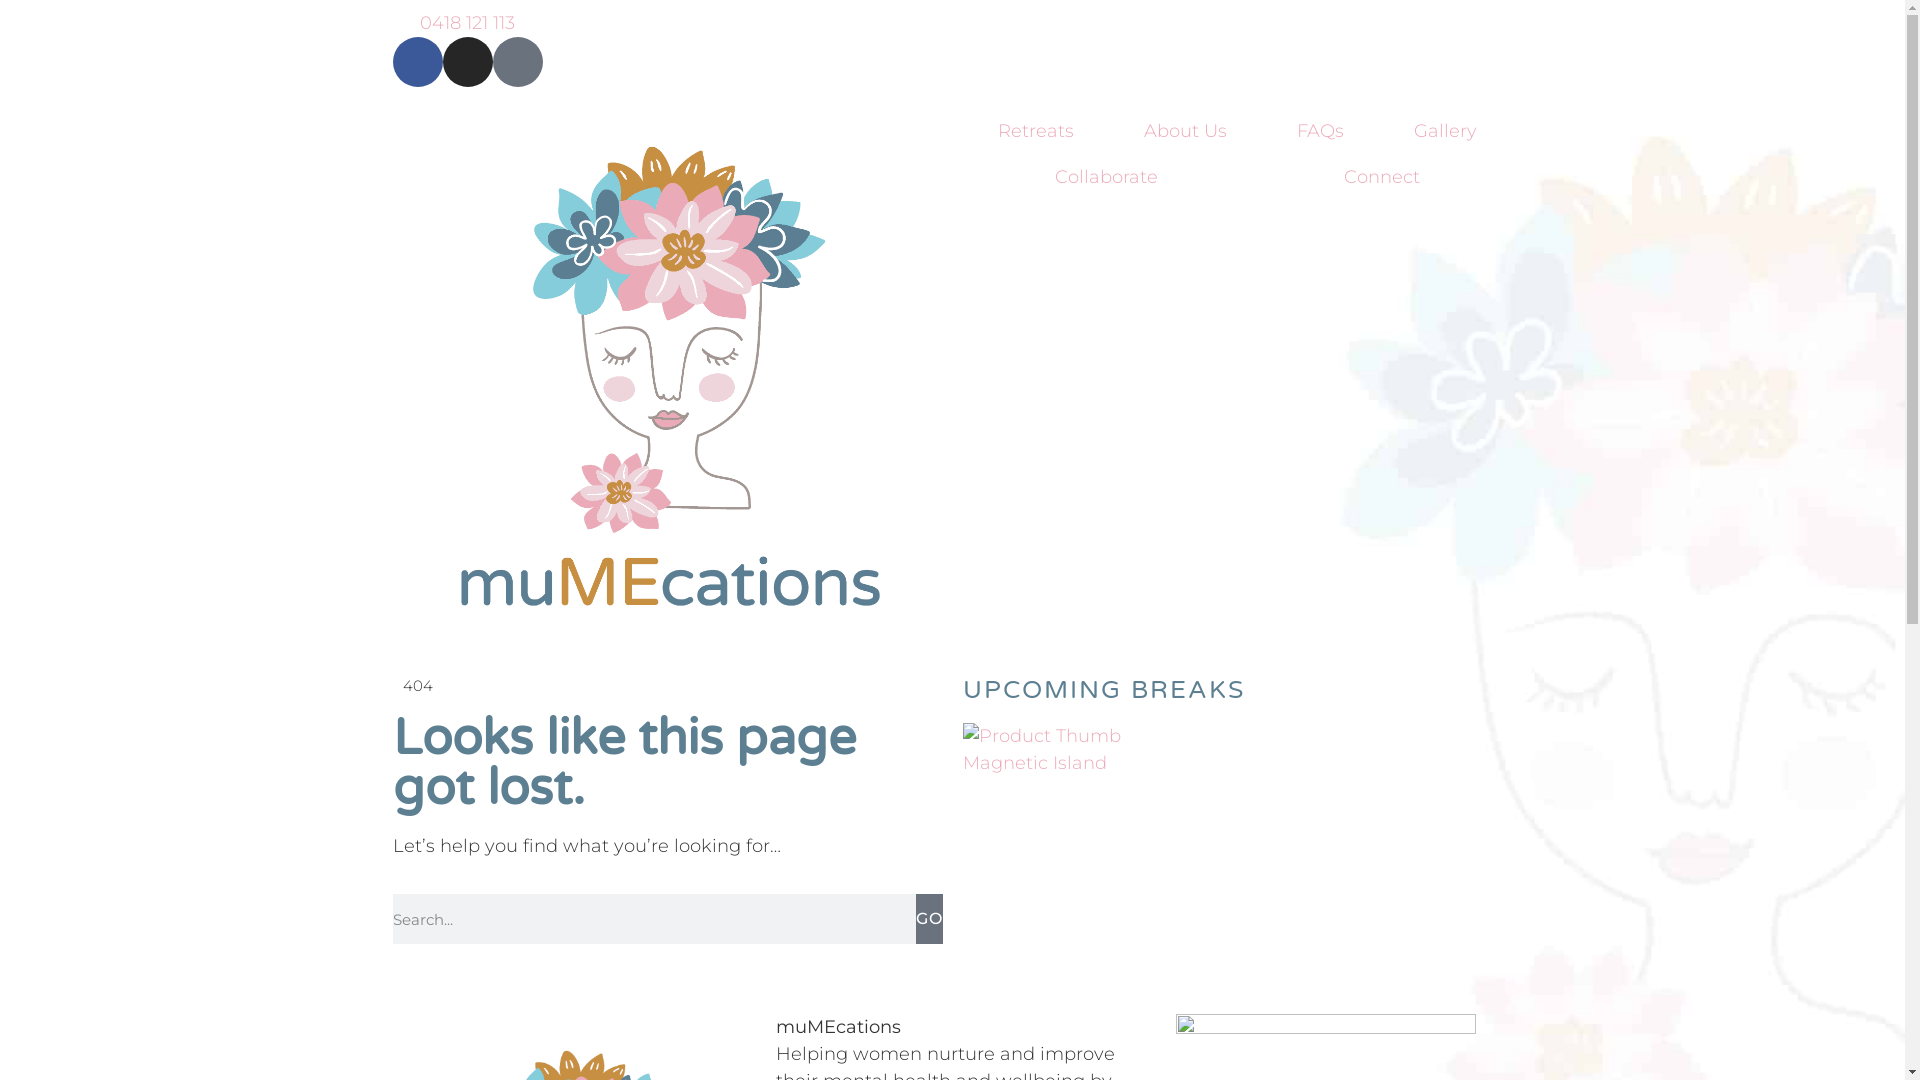 The width and height of the screenshot is (1920, 1080). I want to click on 'Connect', so click(1381, 176).